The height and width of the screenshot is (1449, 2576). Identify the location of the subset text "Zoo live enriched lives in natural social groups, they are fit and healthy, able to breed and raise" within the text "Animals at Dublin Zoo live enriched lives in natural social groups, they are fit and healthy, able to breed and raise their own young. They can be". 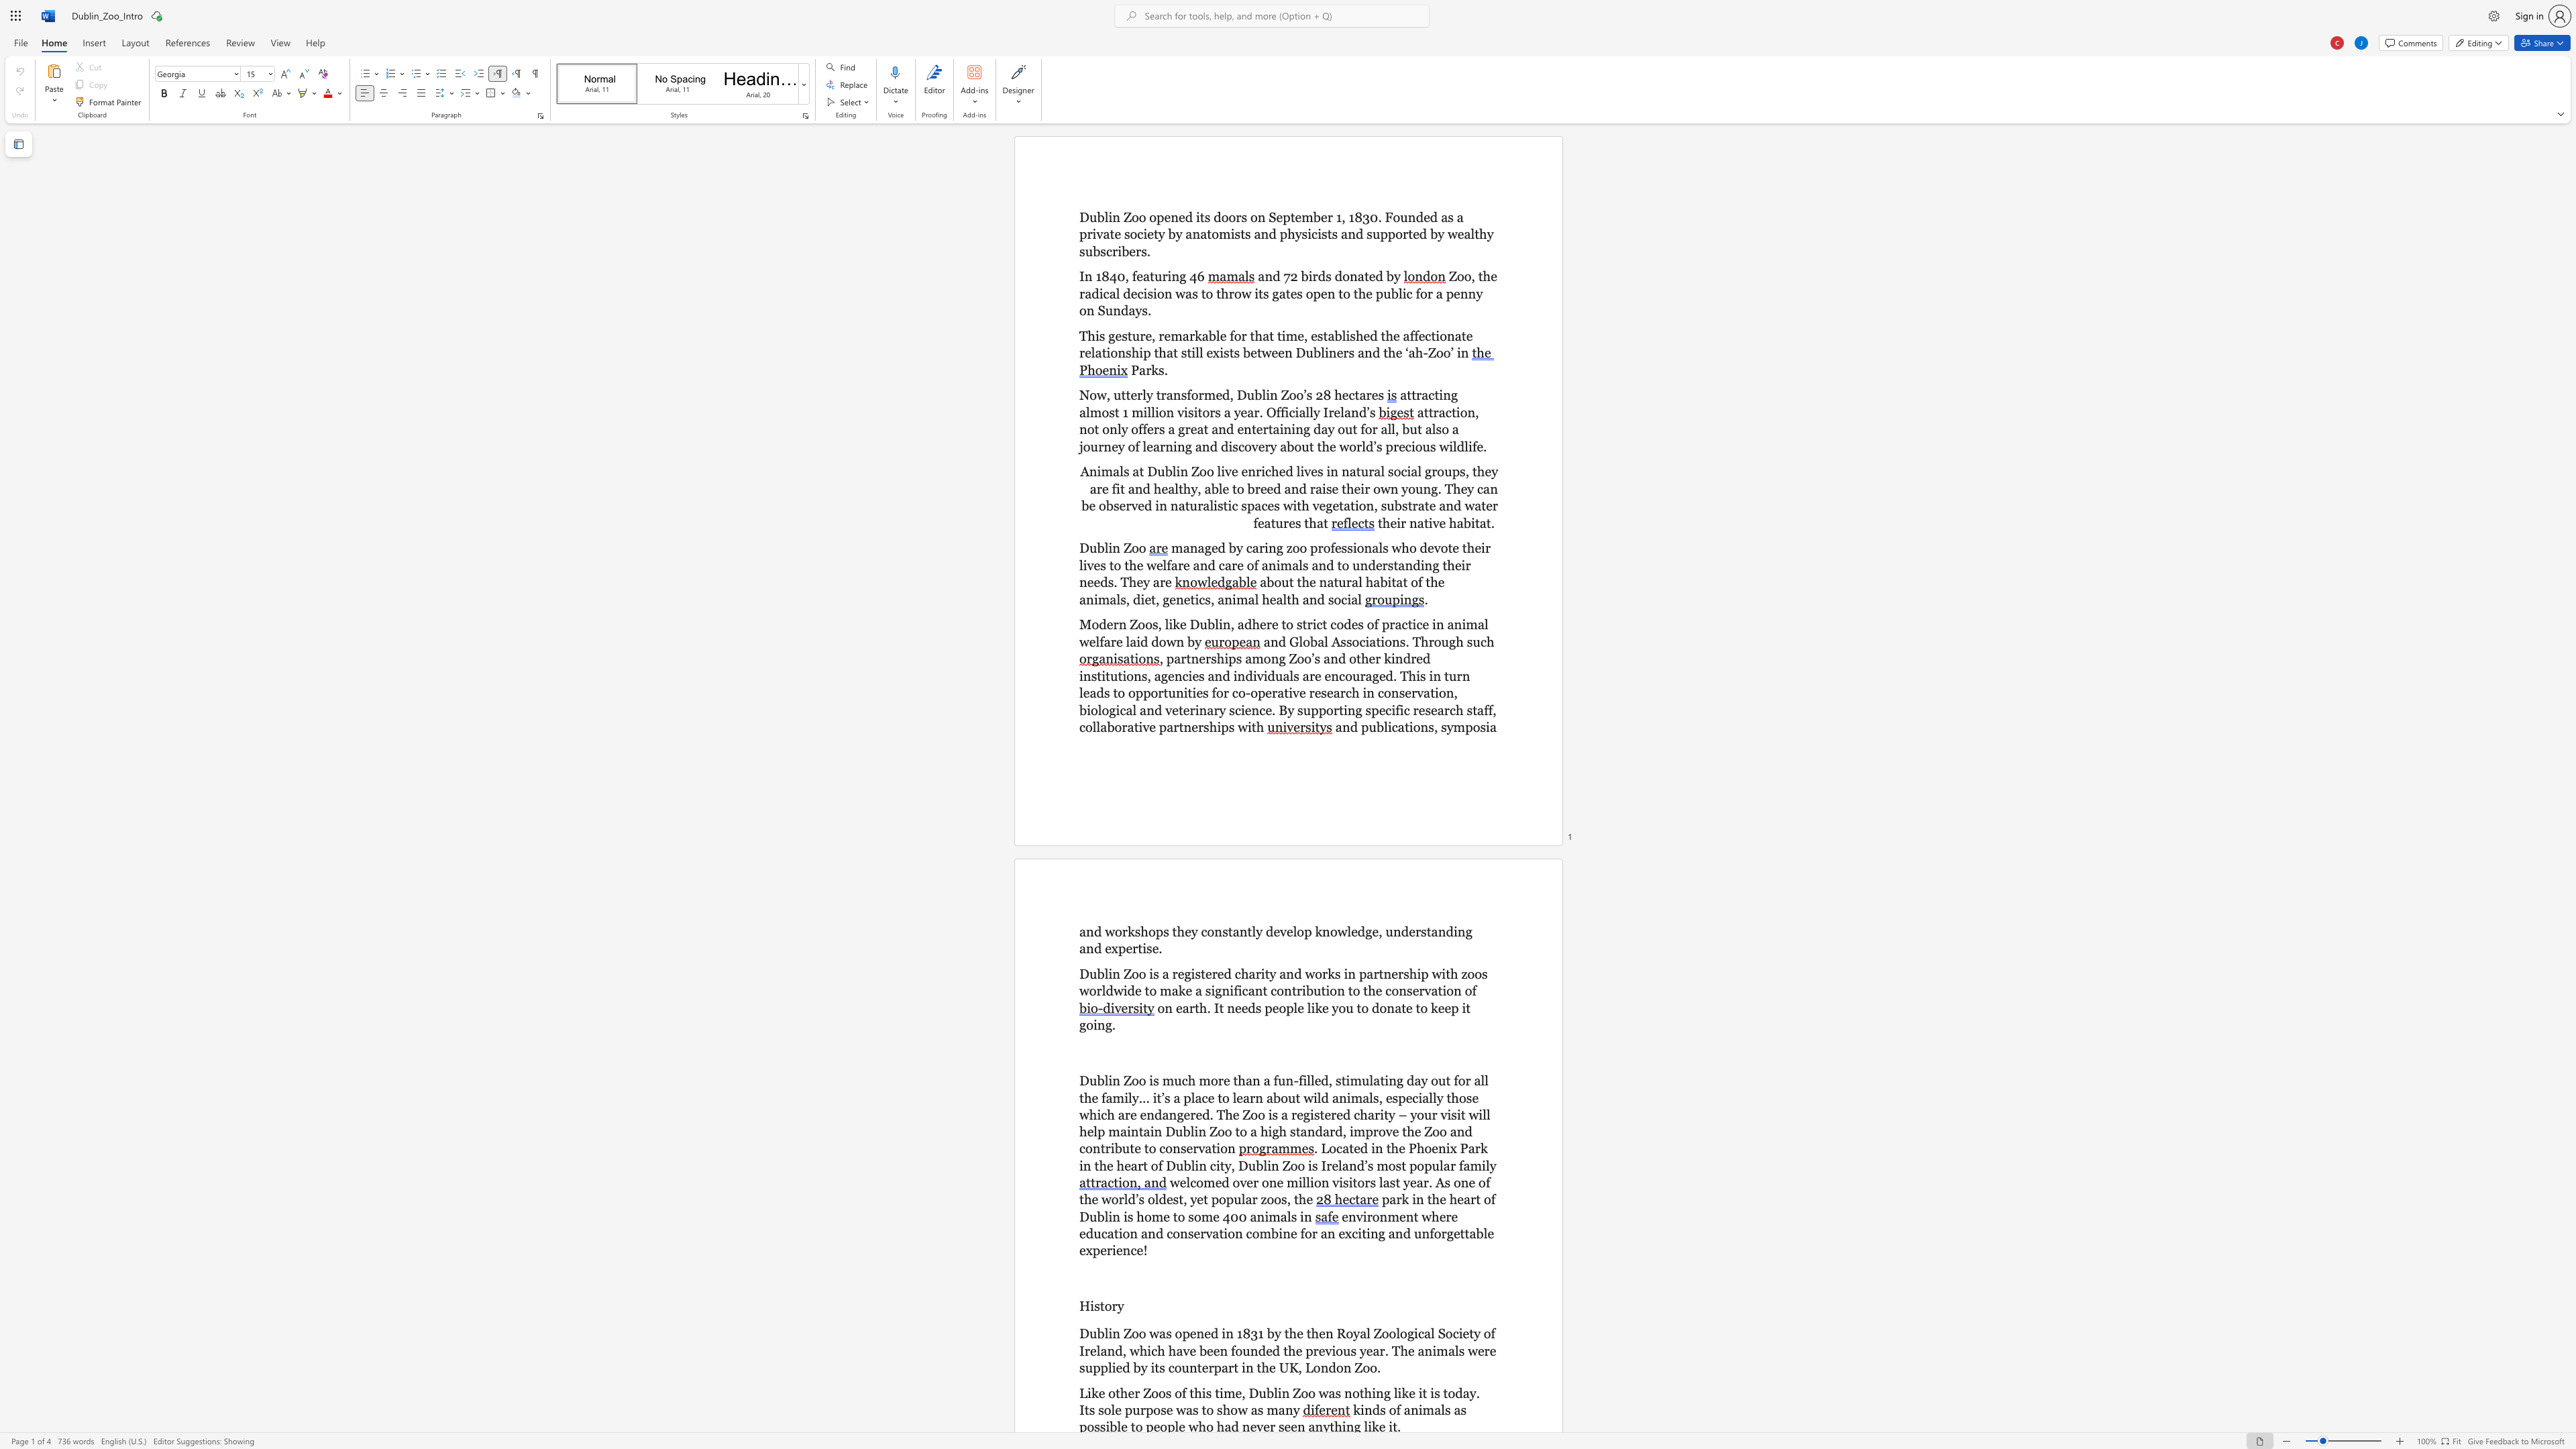
(1191, 471).